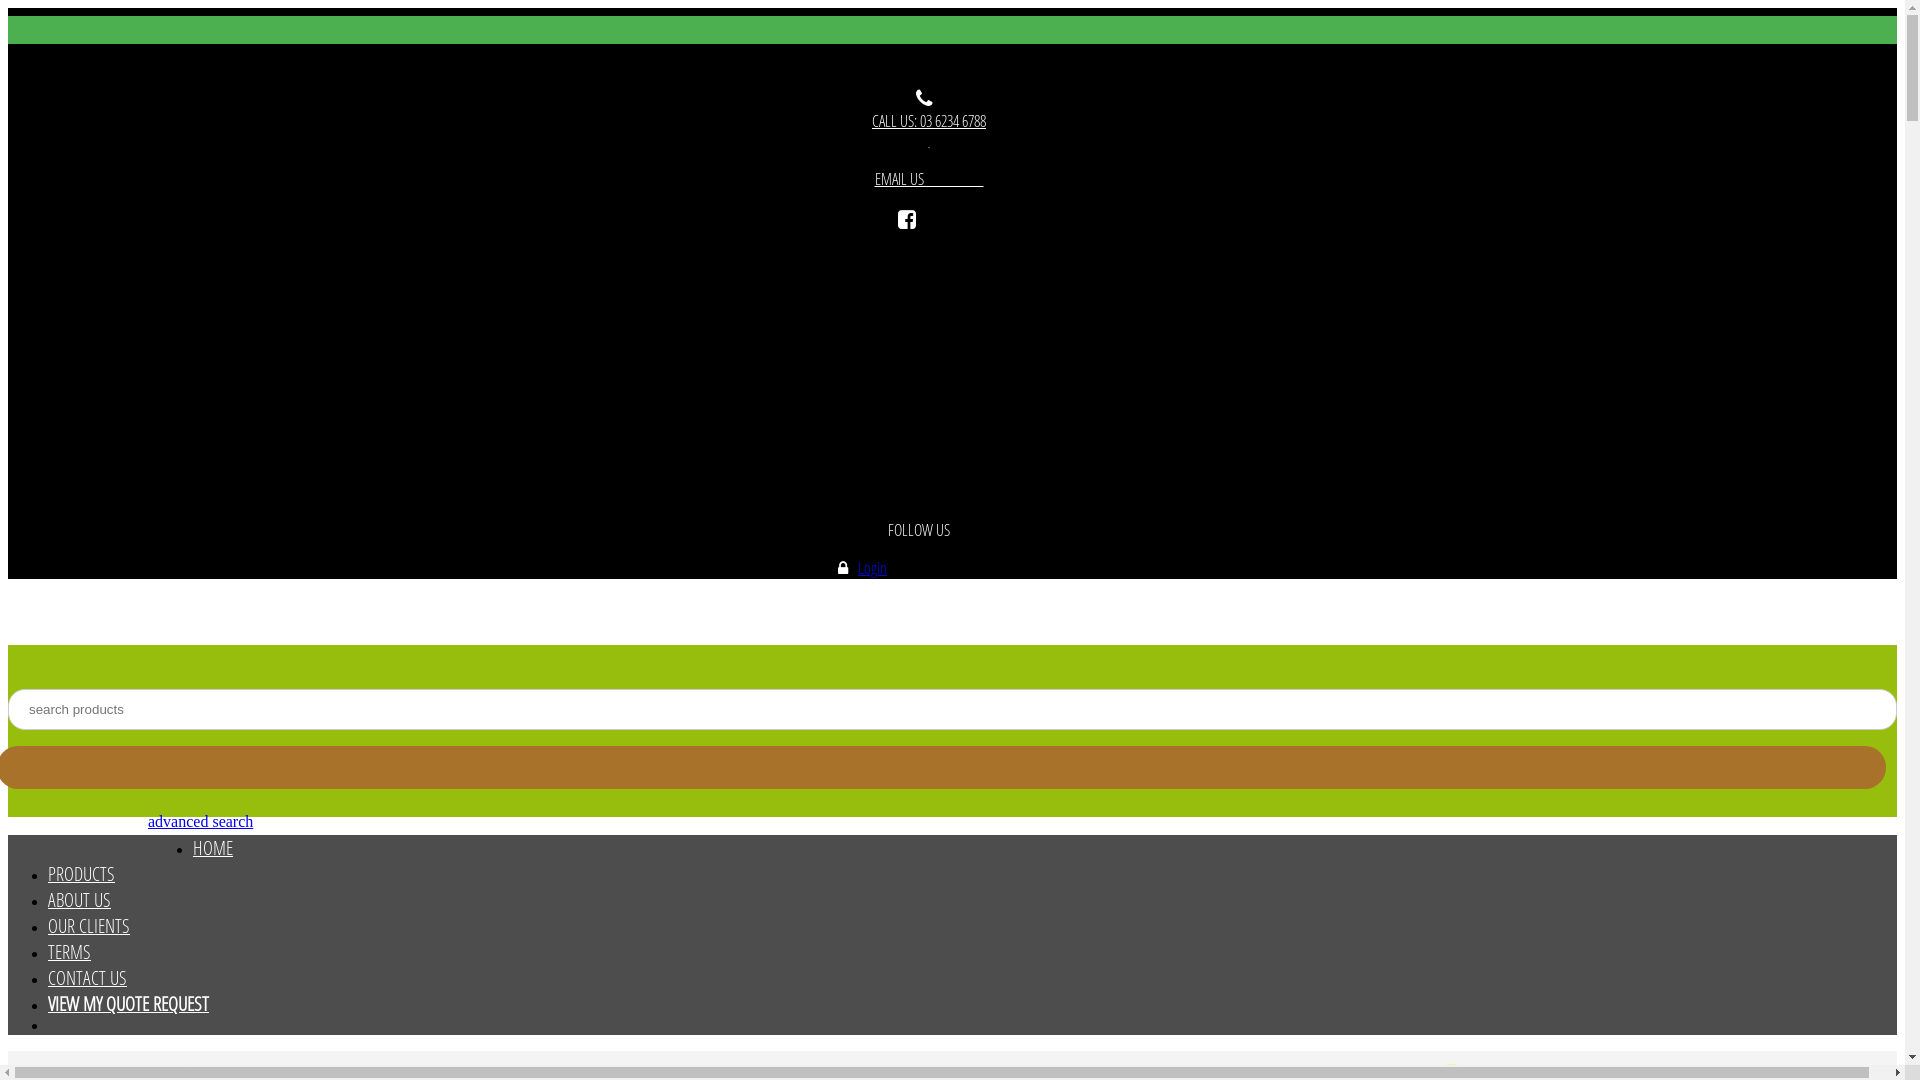 This screenshot has width=1920, height=1080. Describe the element at coordinates (88, 925) in the screenshot. I see `'OUR CLIENTS'` at that location.